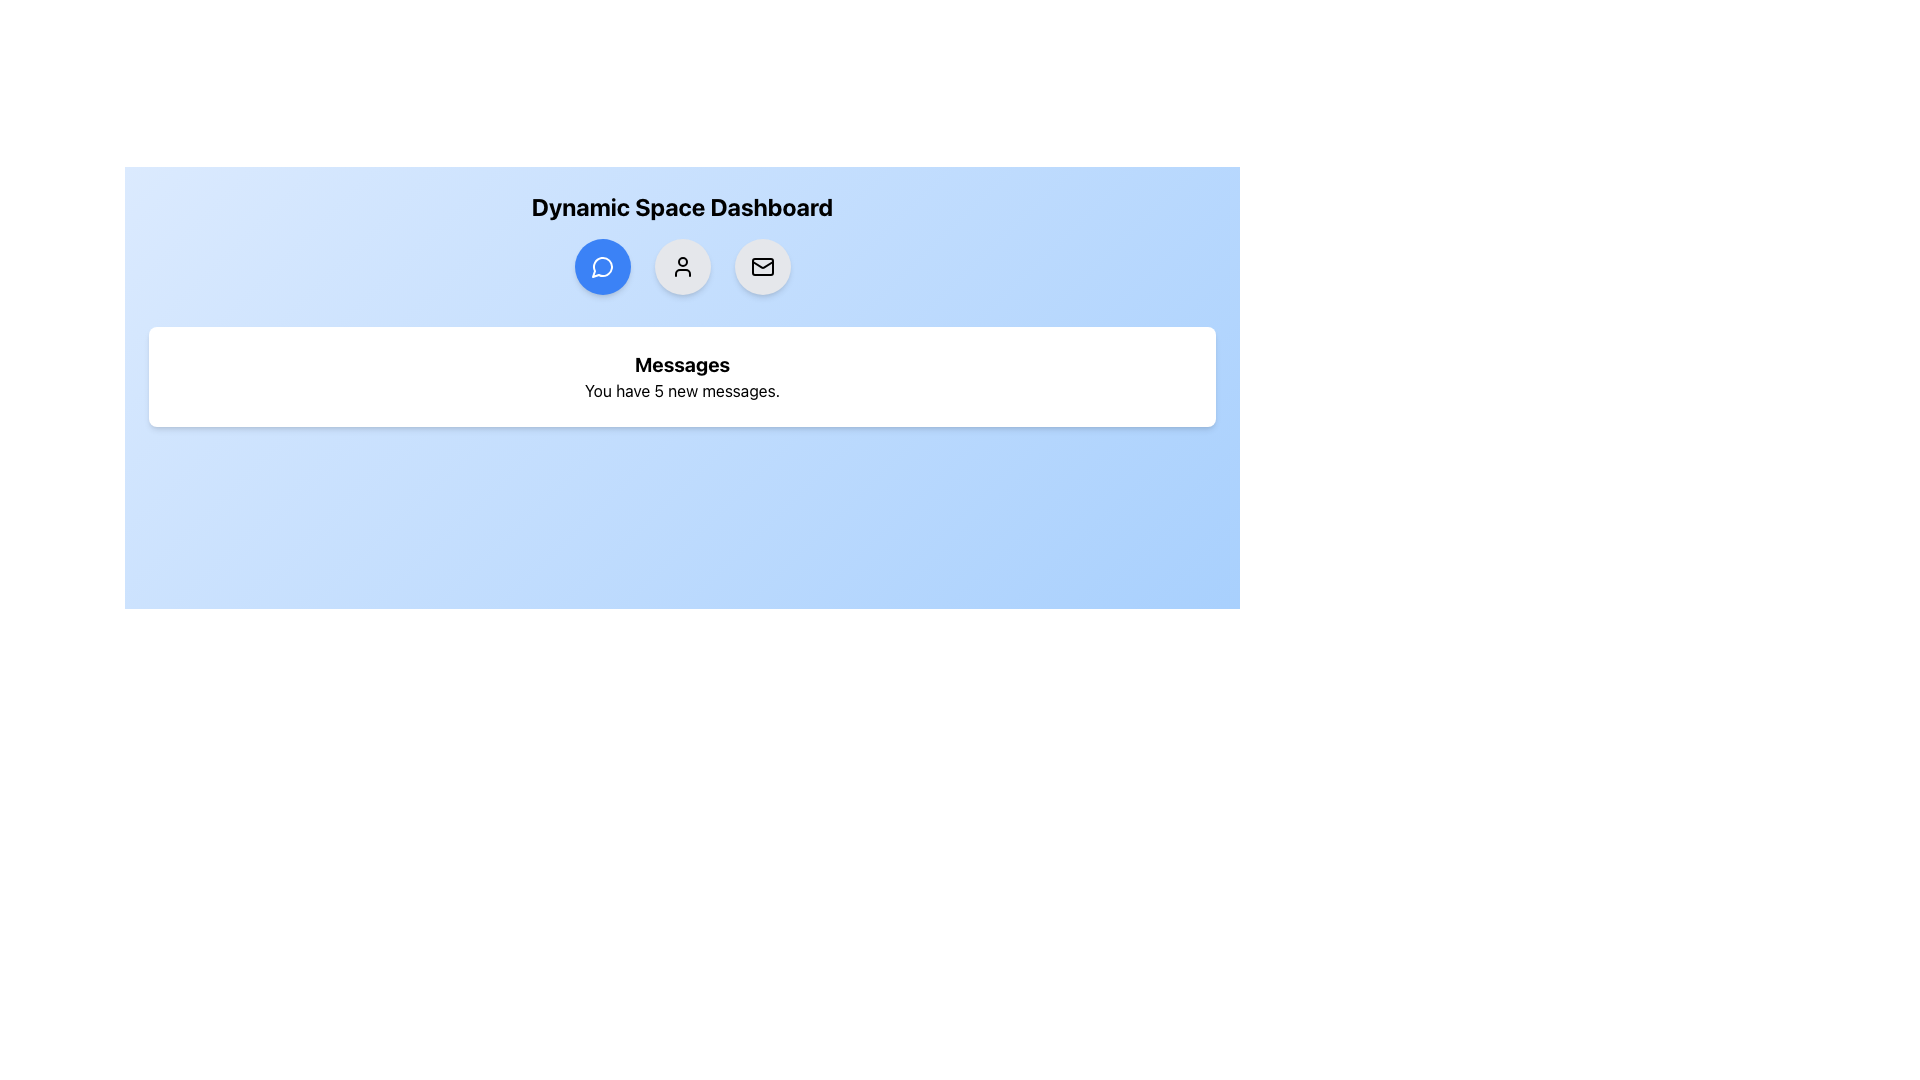 The height and width of the screenshot is (1080, 1920). Describe the element at coordinates (600, 266) in the screenshot. I see `the leftmost circular icon with a blue background and white stroke in the row below 'Dynamic Space Dashboard'` at that location.